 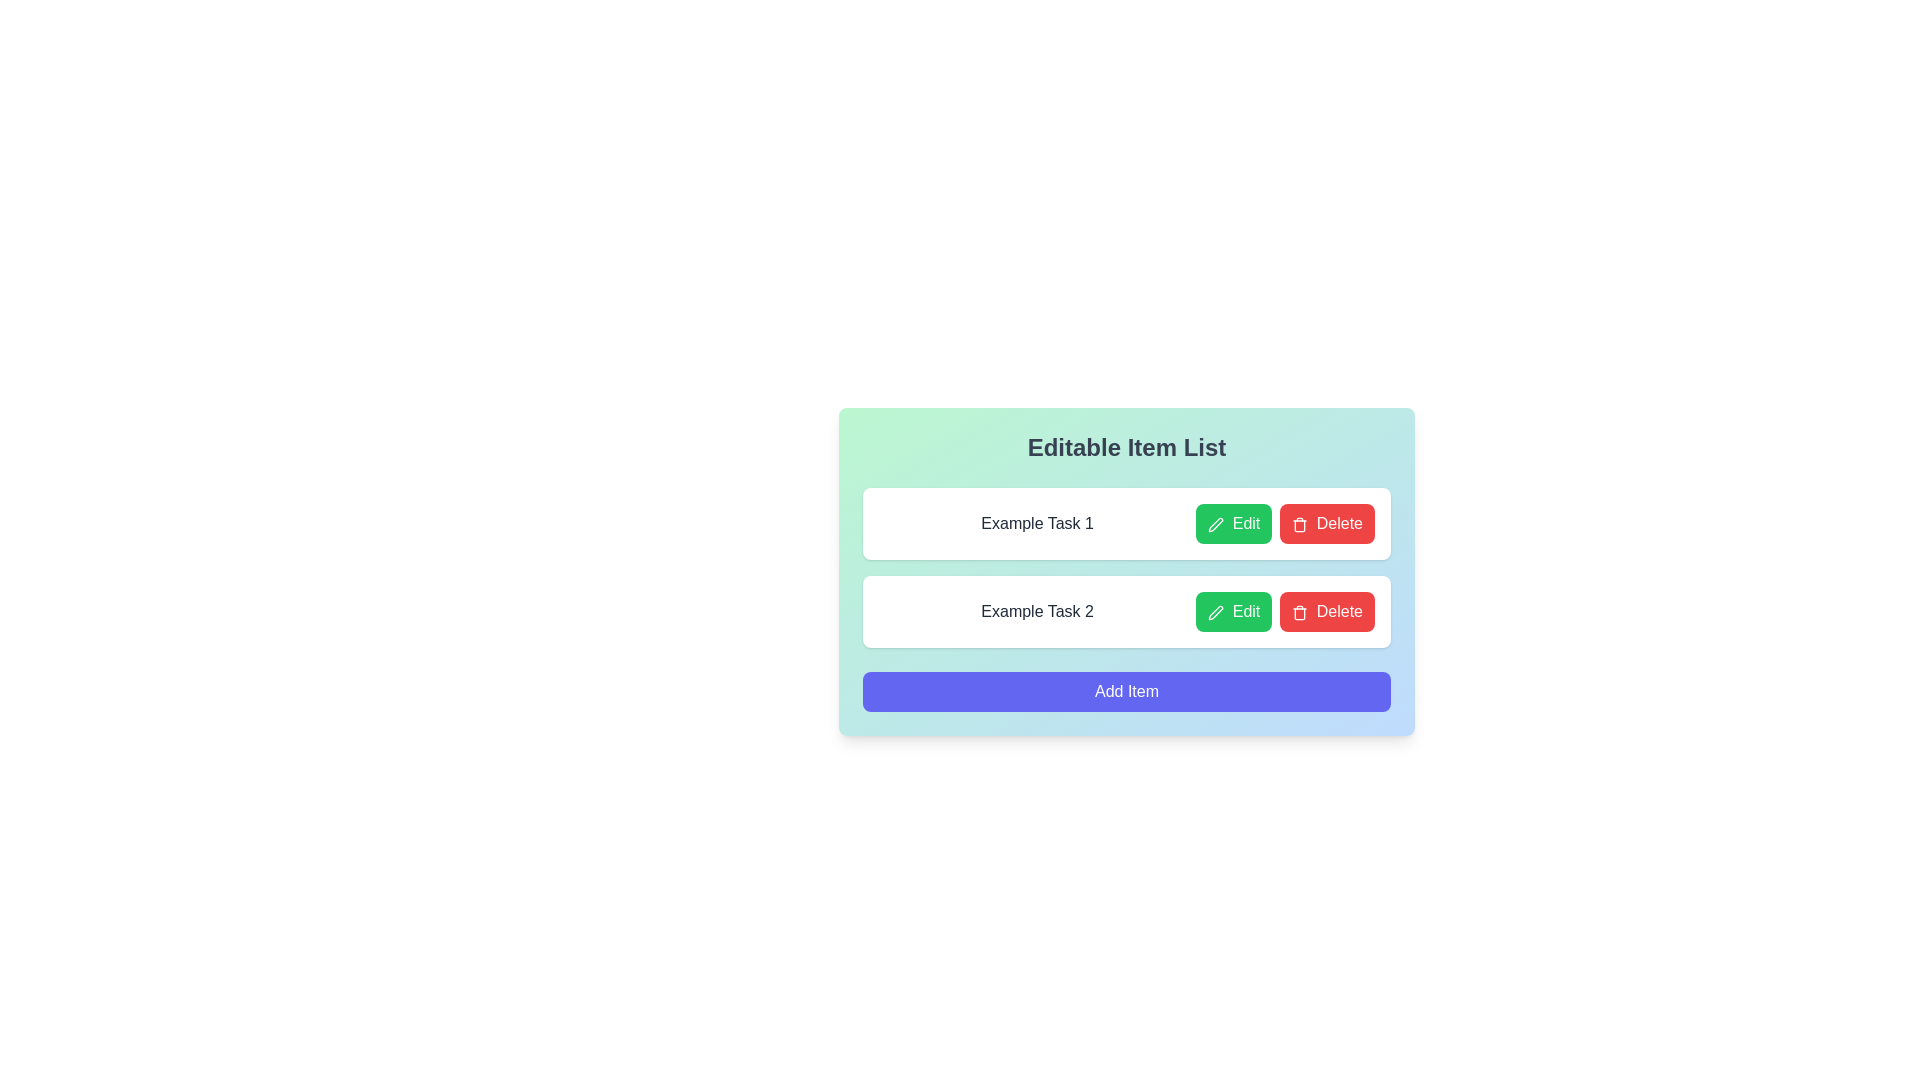 What do you see at coordinates (1300, 613) in the screenshot?
I see `the graphical representation of the trash can icon located within the delete button on the right side of the second item in the editable item list` at bounding box center [1300, 613].